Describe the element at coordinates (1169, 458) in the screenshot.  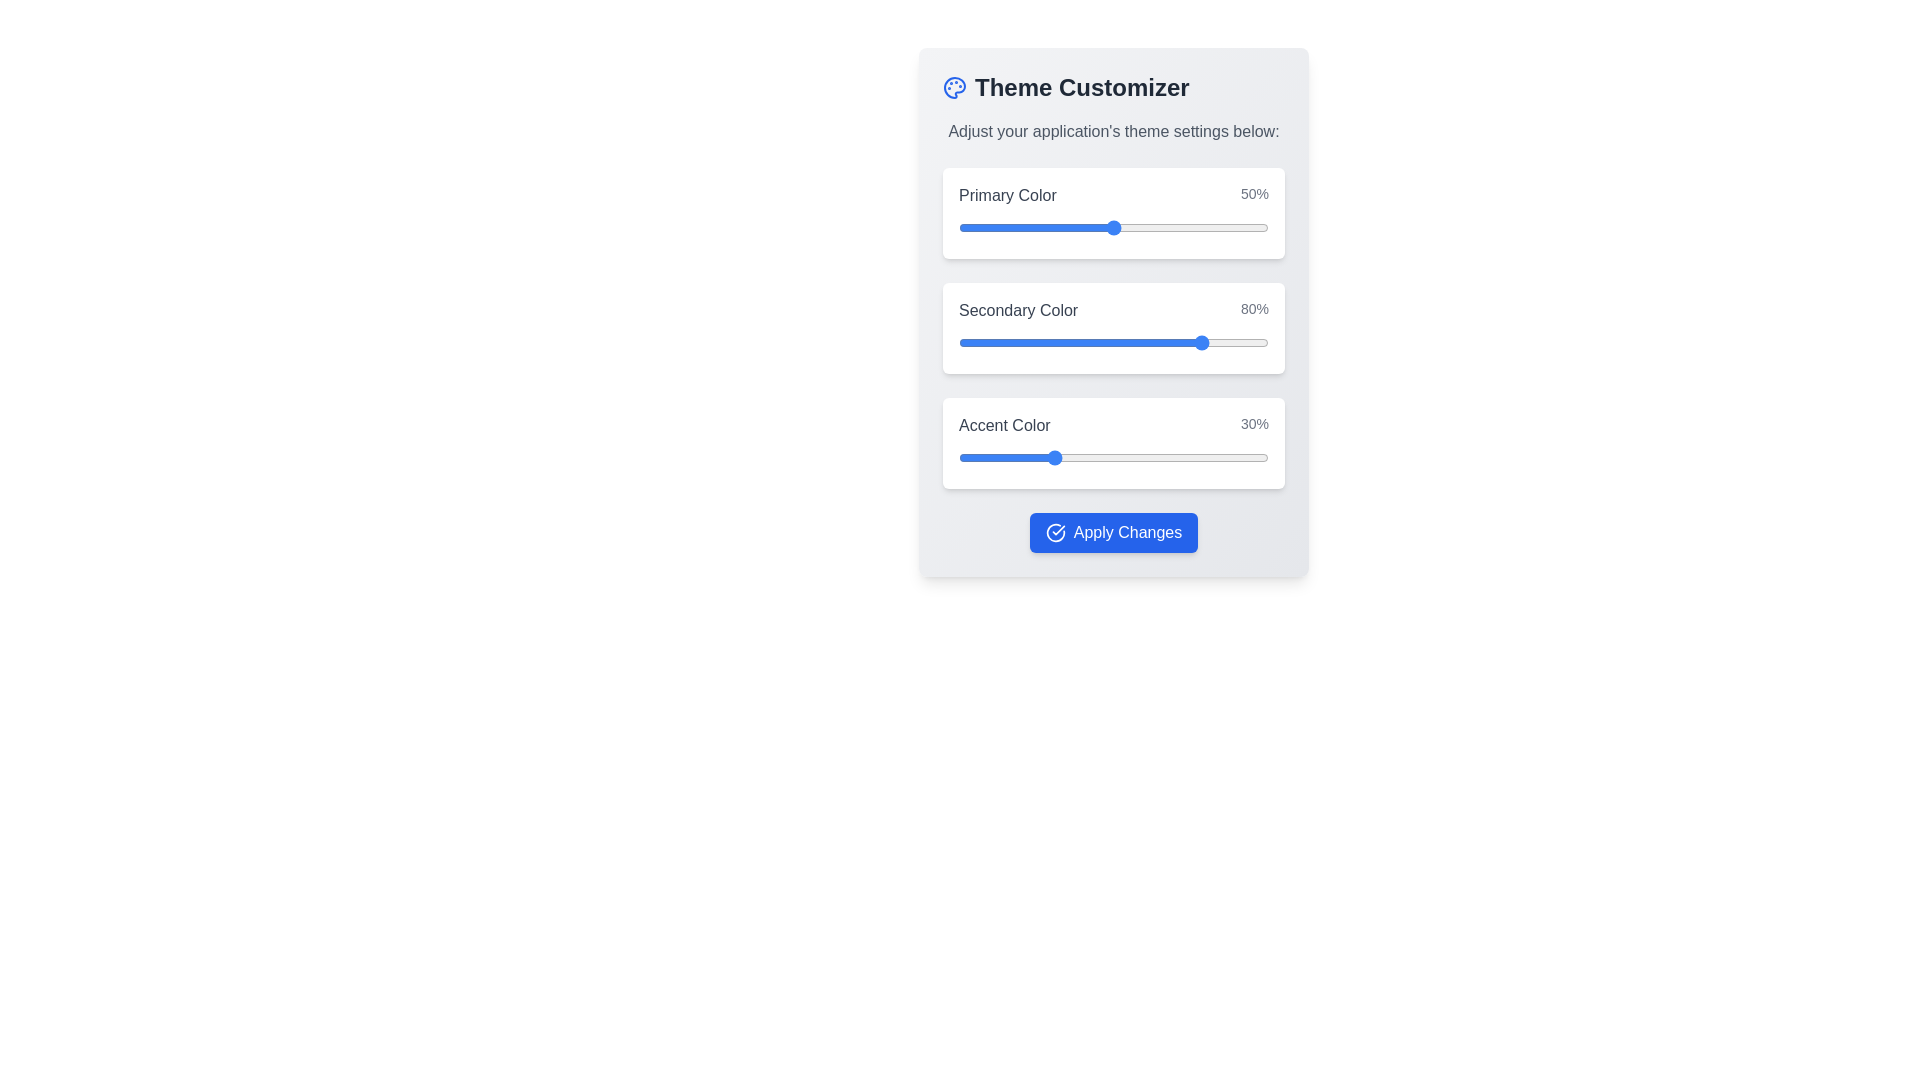
I see `the accent color percentage` at that location.